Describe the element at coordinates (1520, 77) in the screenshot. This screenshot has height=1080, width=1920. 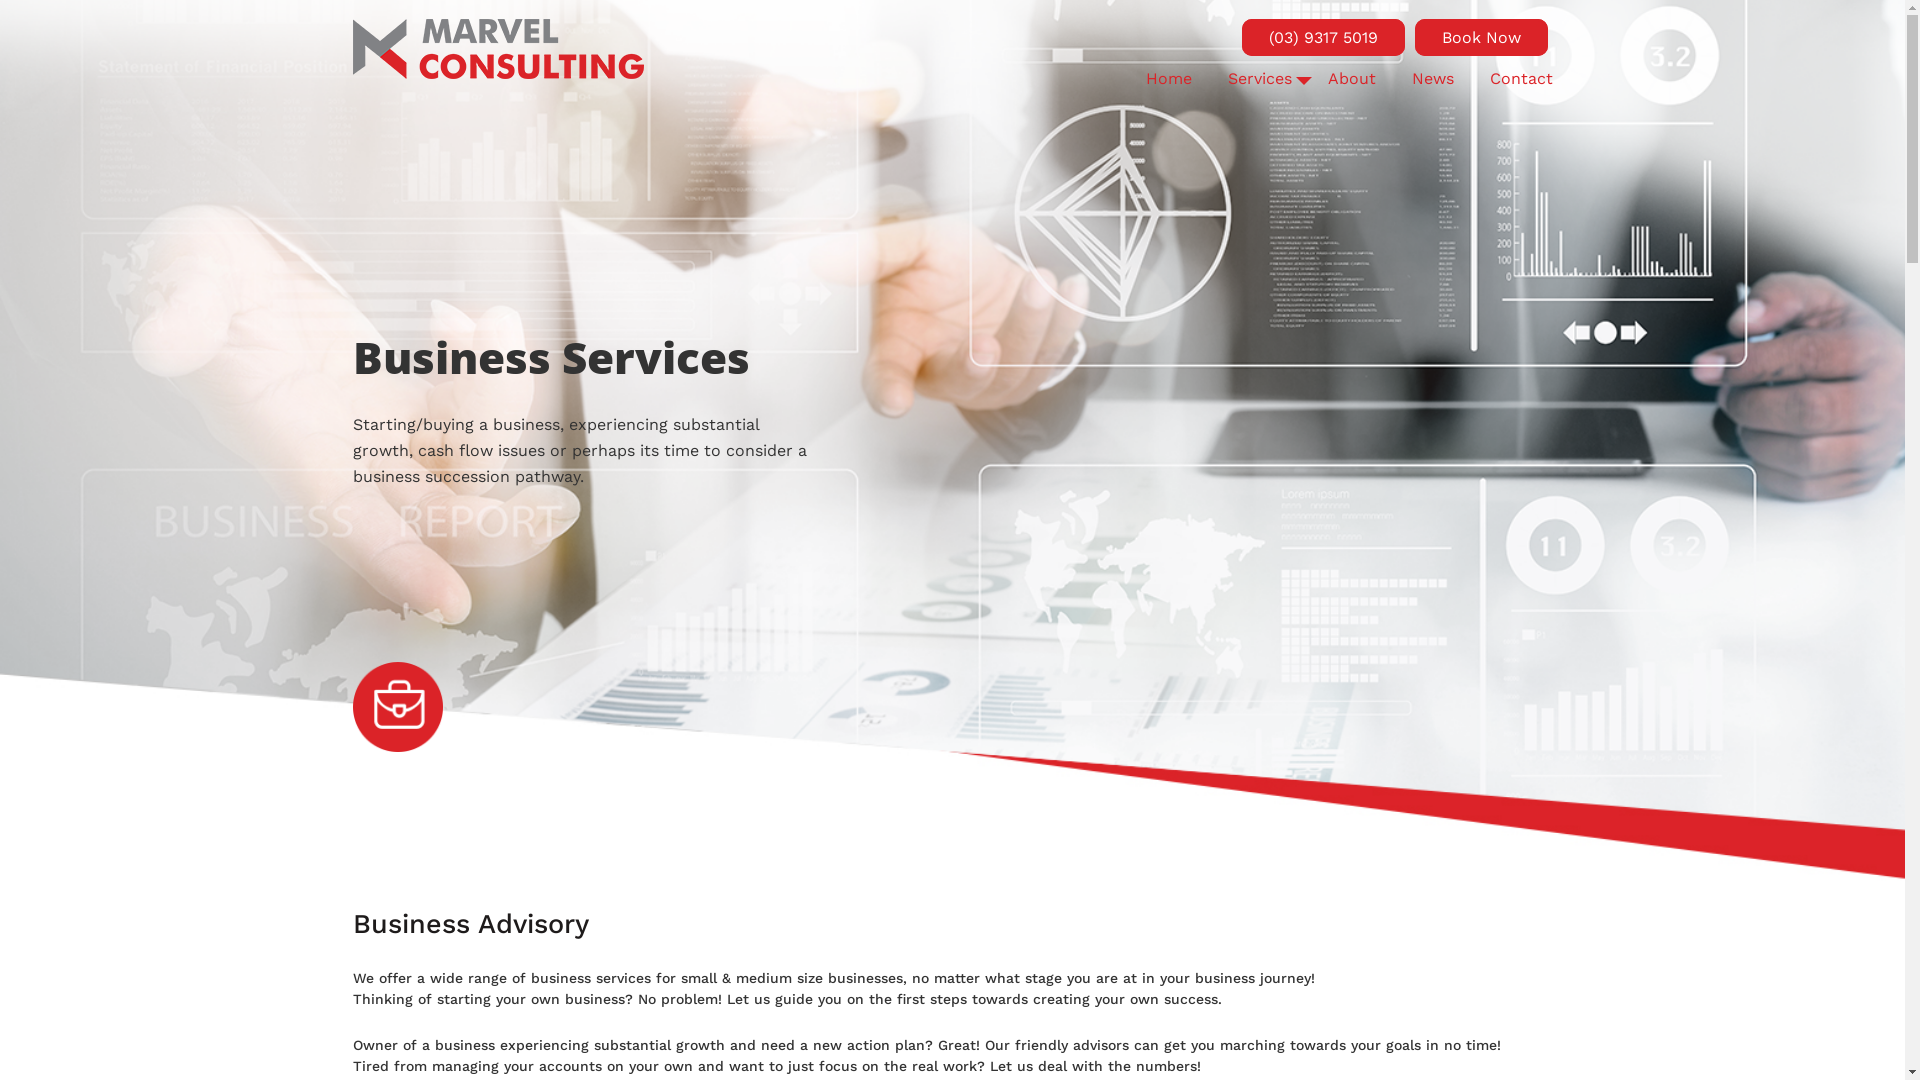
I see `'Contact'` at that location.